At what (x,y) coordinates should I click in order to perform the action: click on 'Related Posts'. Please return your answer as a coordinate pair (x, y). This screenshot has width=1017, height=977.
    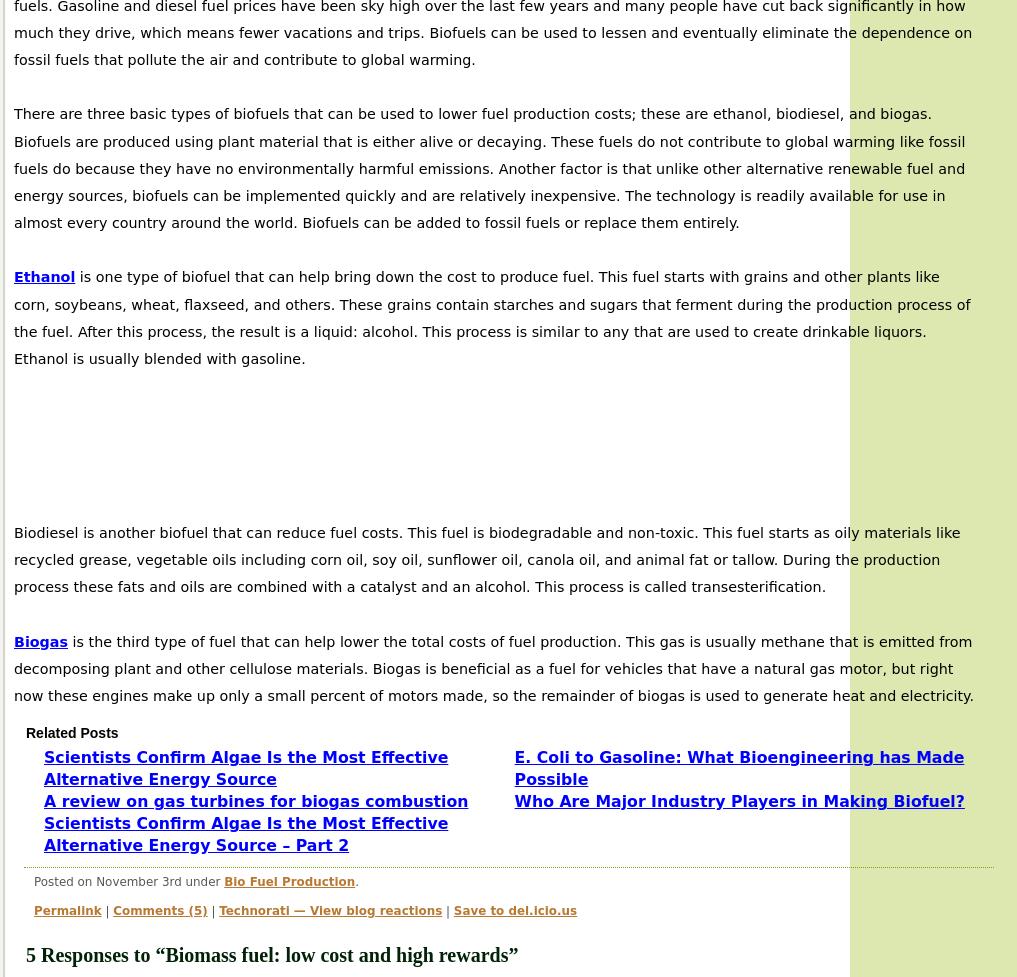
    Looking at the image, I should click on (72, 733).